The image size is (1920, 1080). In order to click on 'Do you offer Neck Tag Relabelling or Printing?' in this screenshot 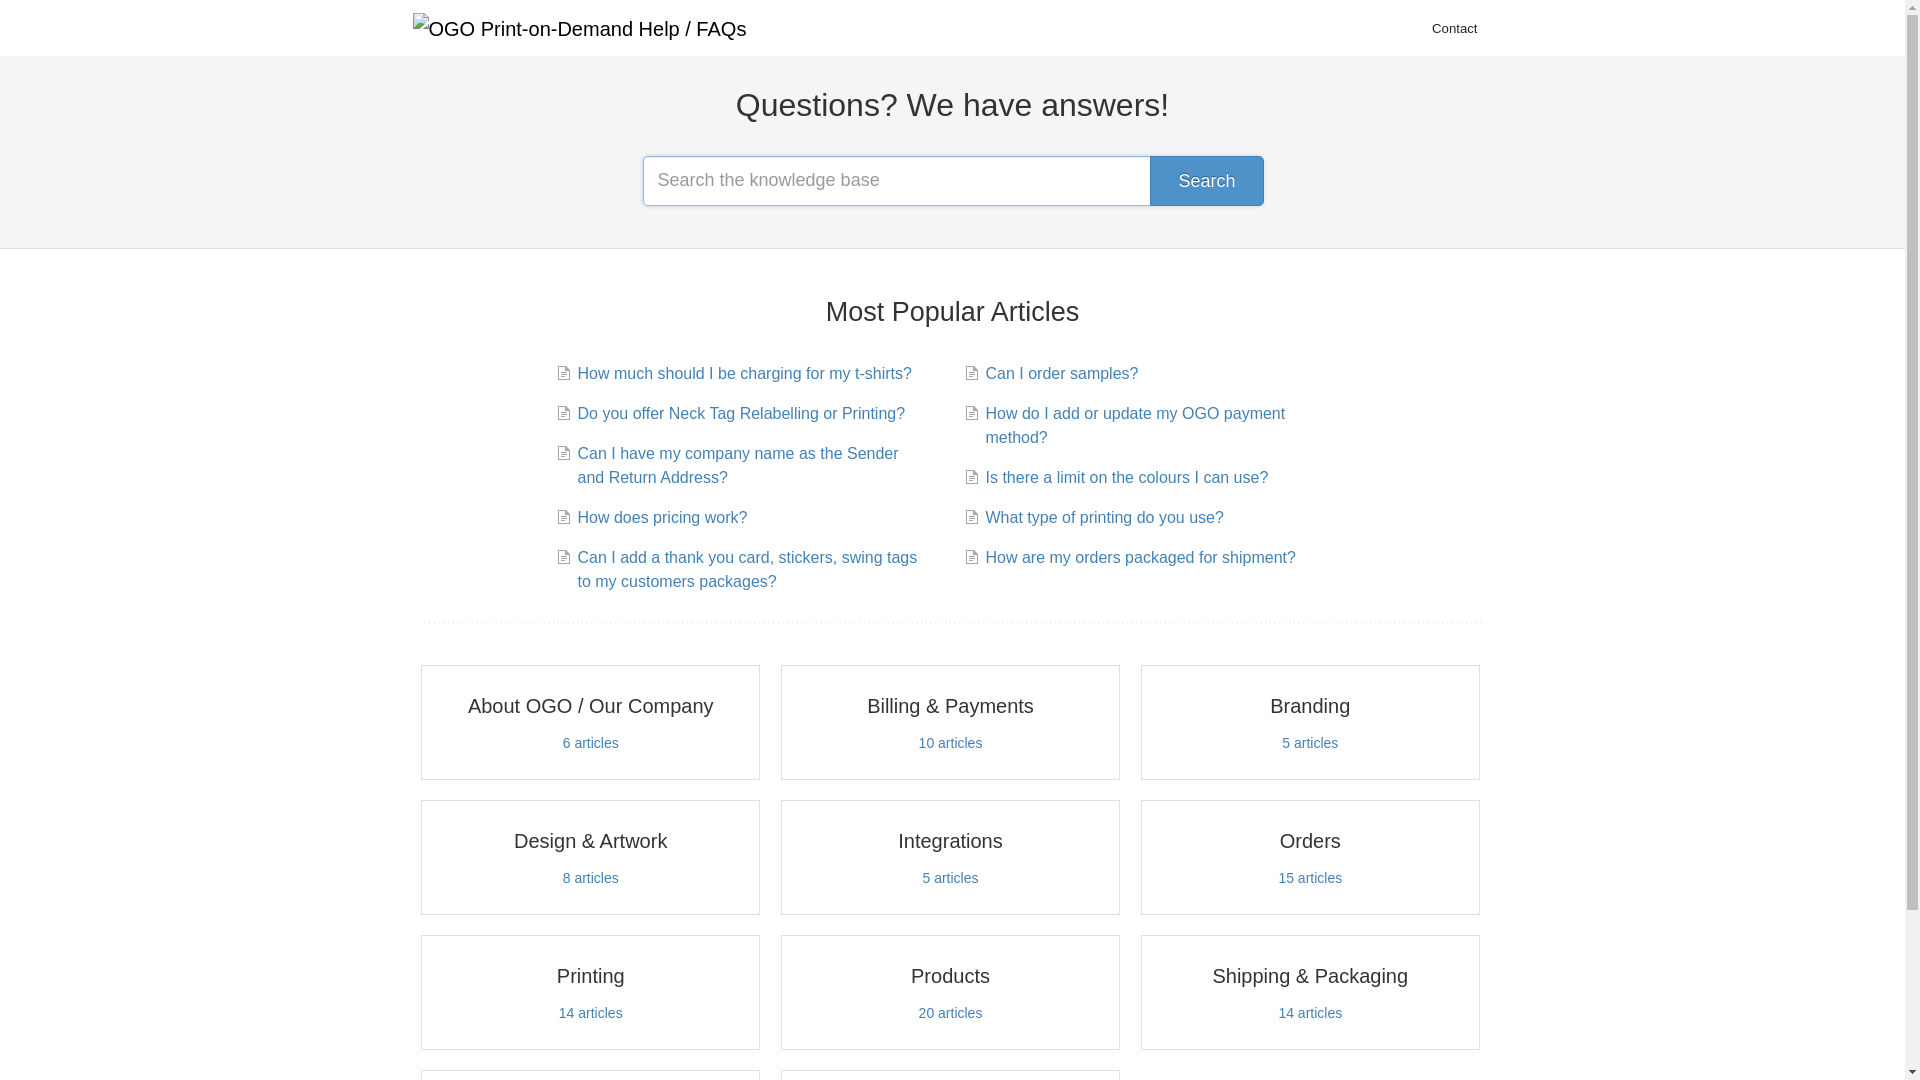, I will do `click(737, 412)`.